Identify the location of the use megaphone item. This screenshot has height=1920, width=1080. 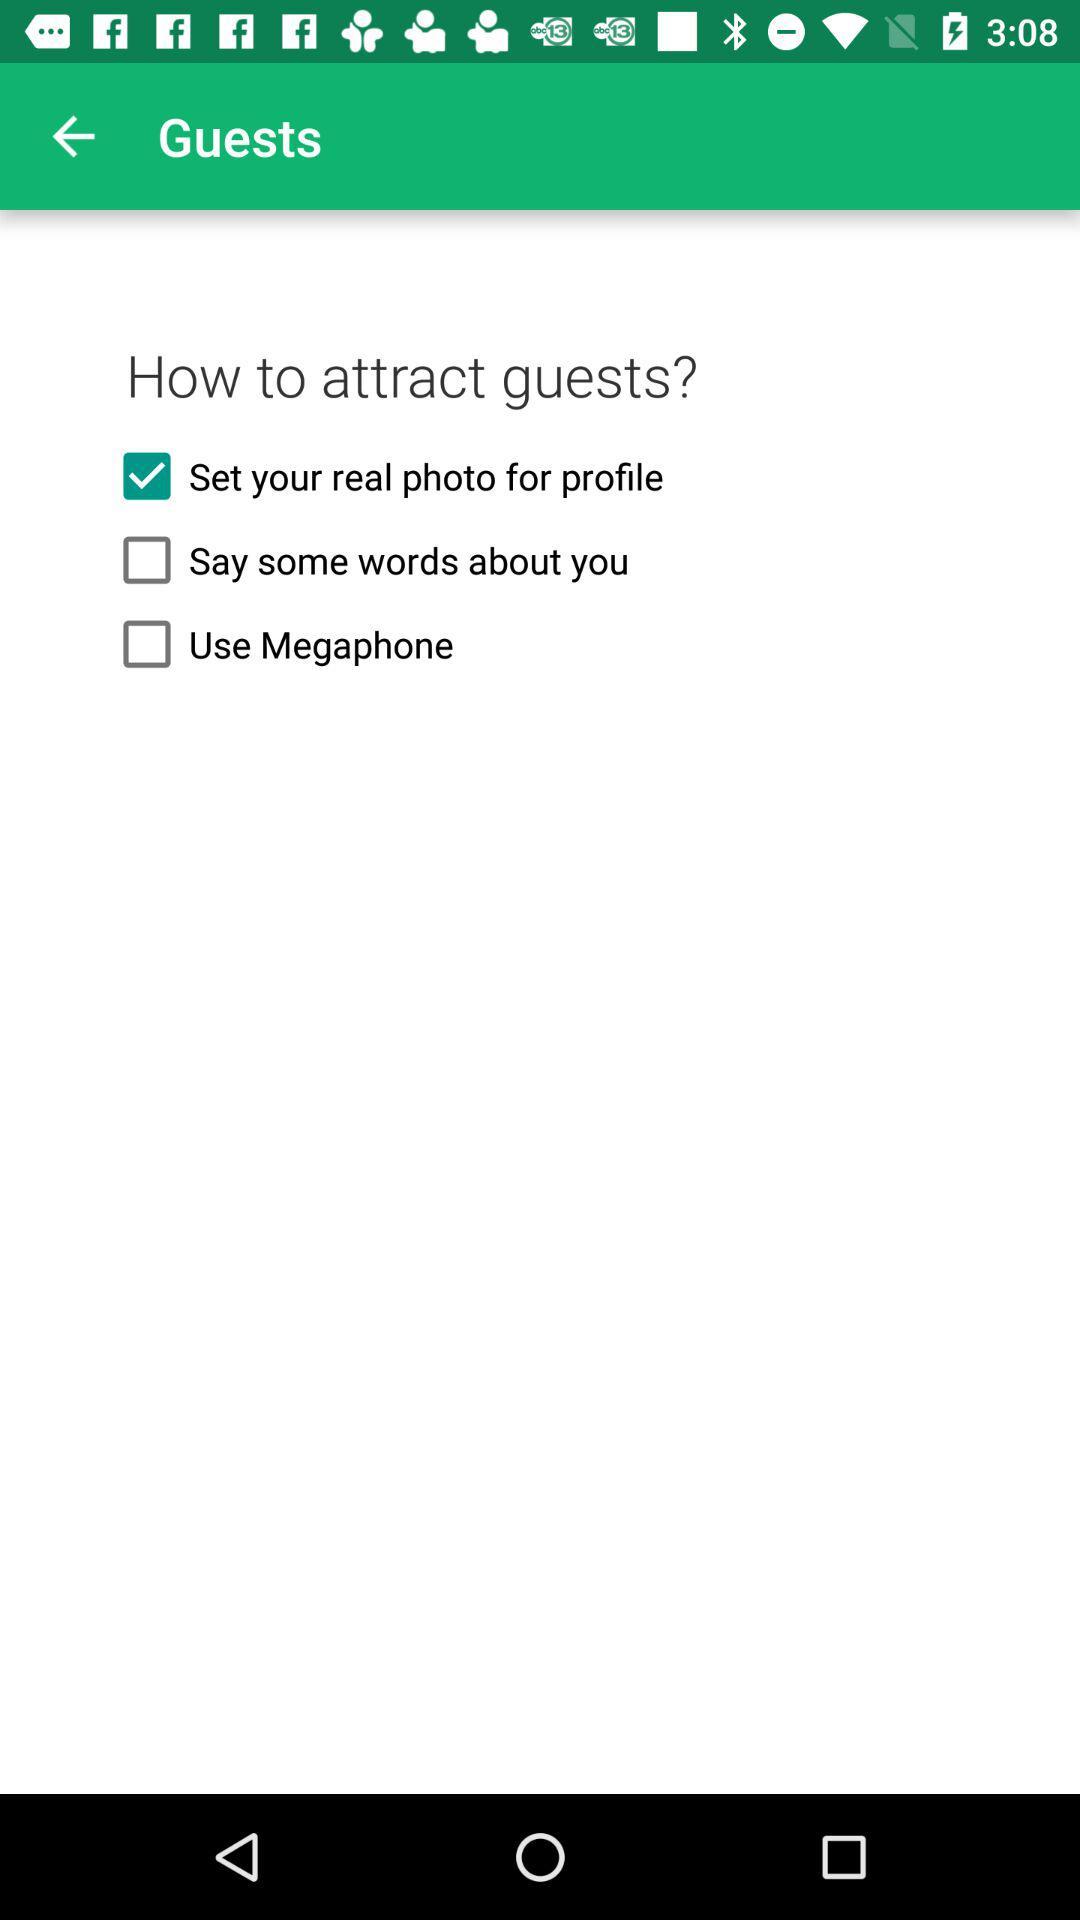
(540, 644).